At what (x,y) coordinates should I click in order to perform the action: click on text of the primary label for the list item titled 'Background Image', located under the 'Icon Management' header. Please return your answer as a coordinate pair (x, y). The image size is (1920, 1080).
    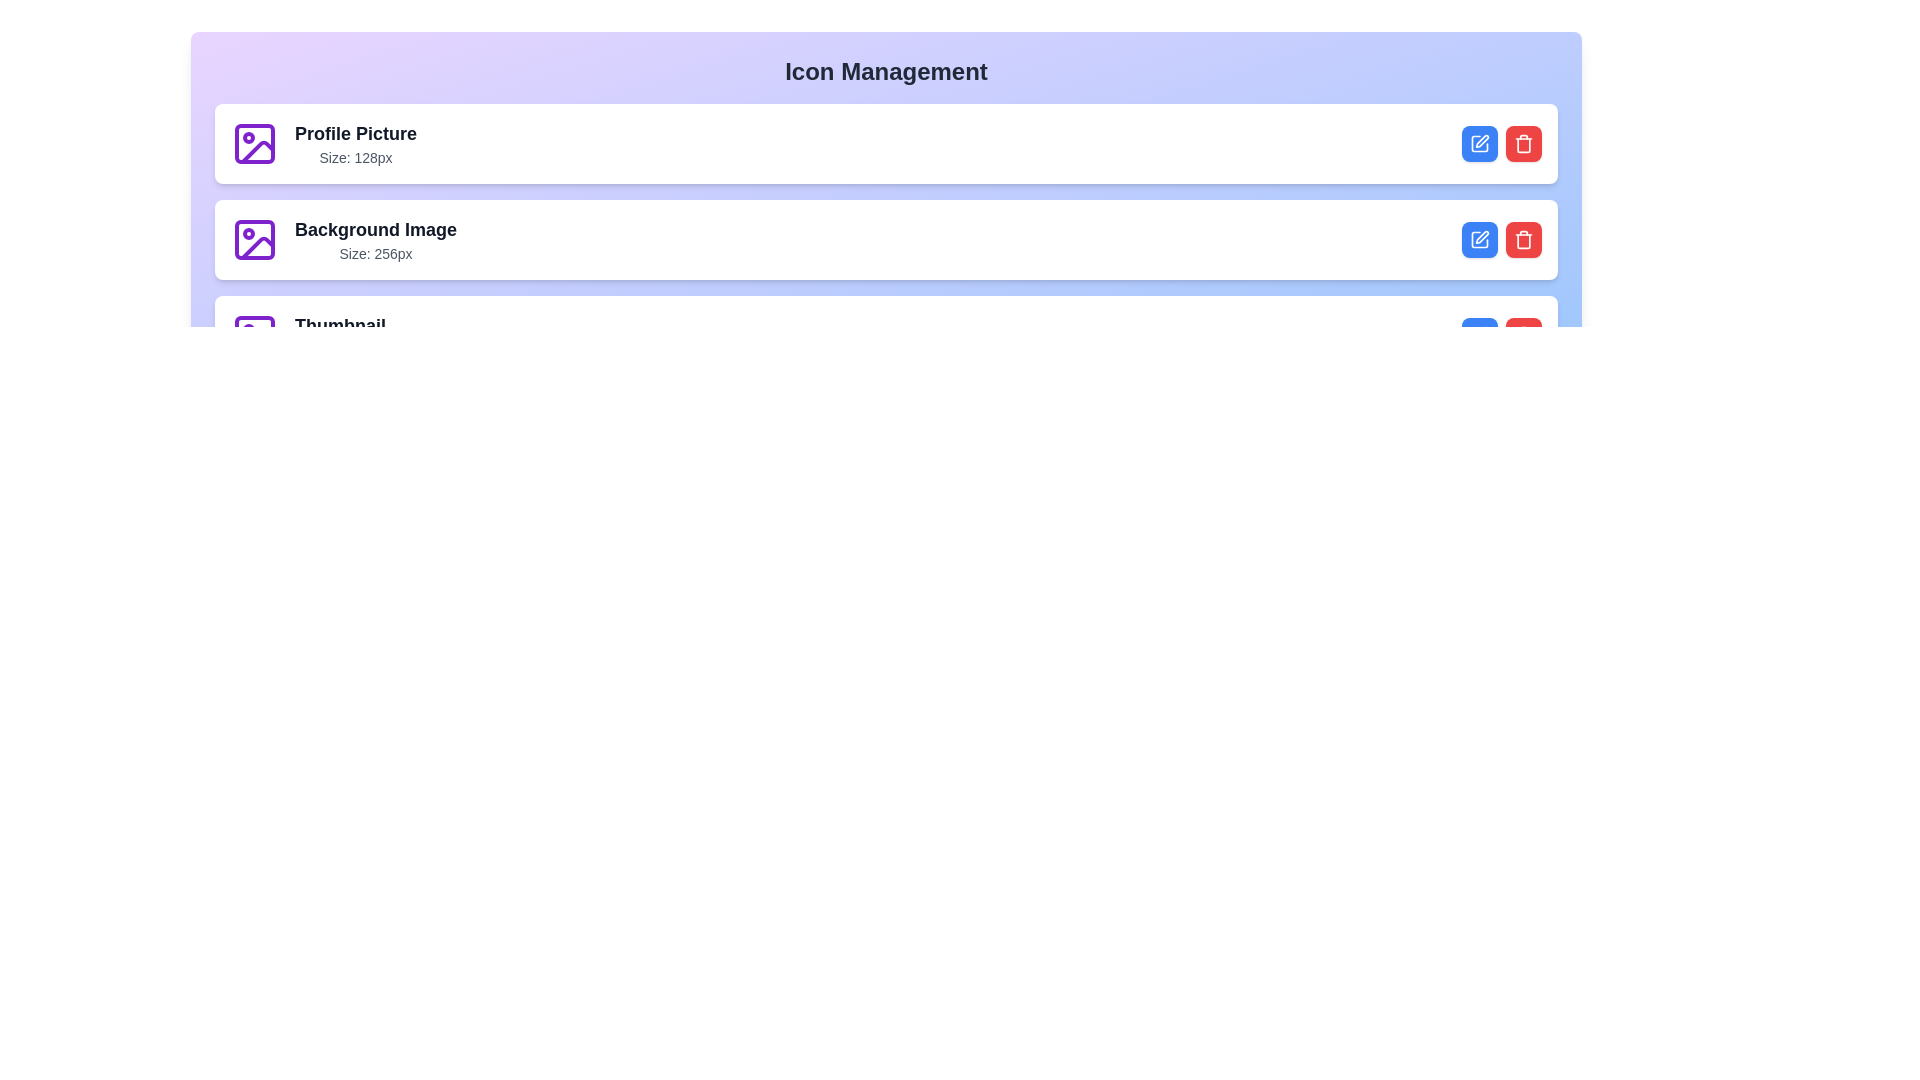
    Looking at the image, I should click on (375, 229).